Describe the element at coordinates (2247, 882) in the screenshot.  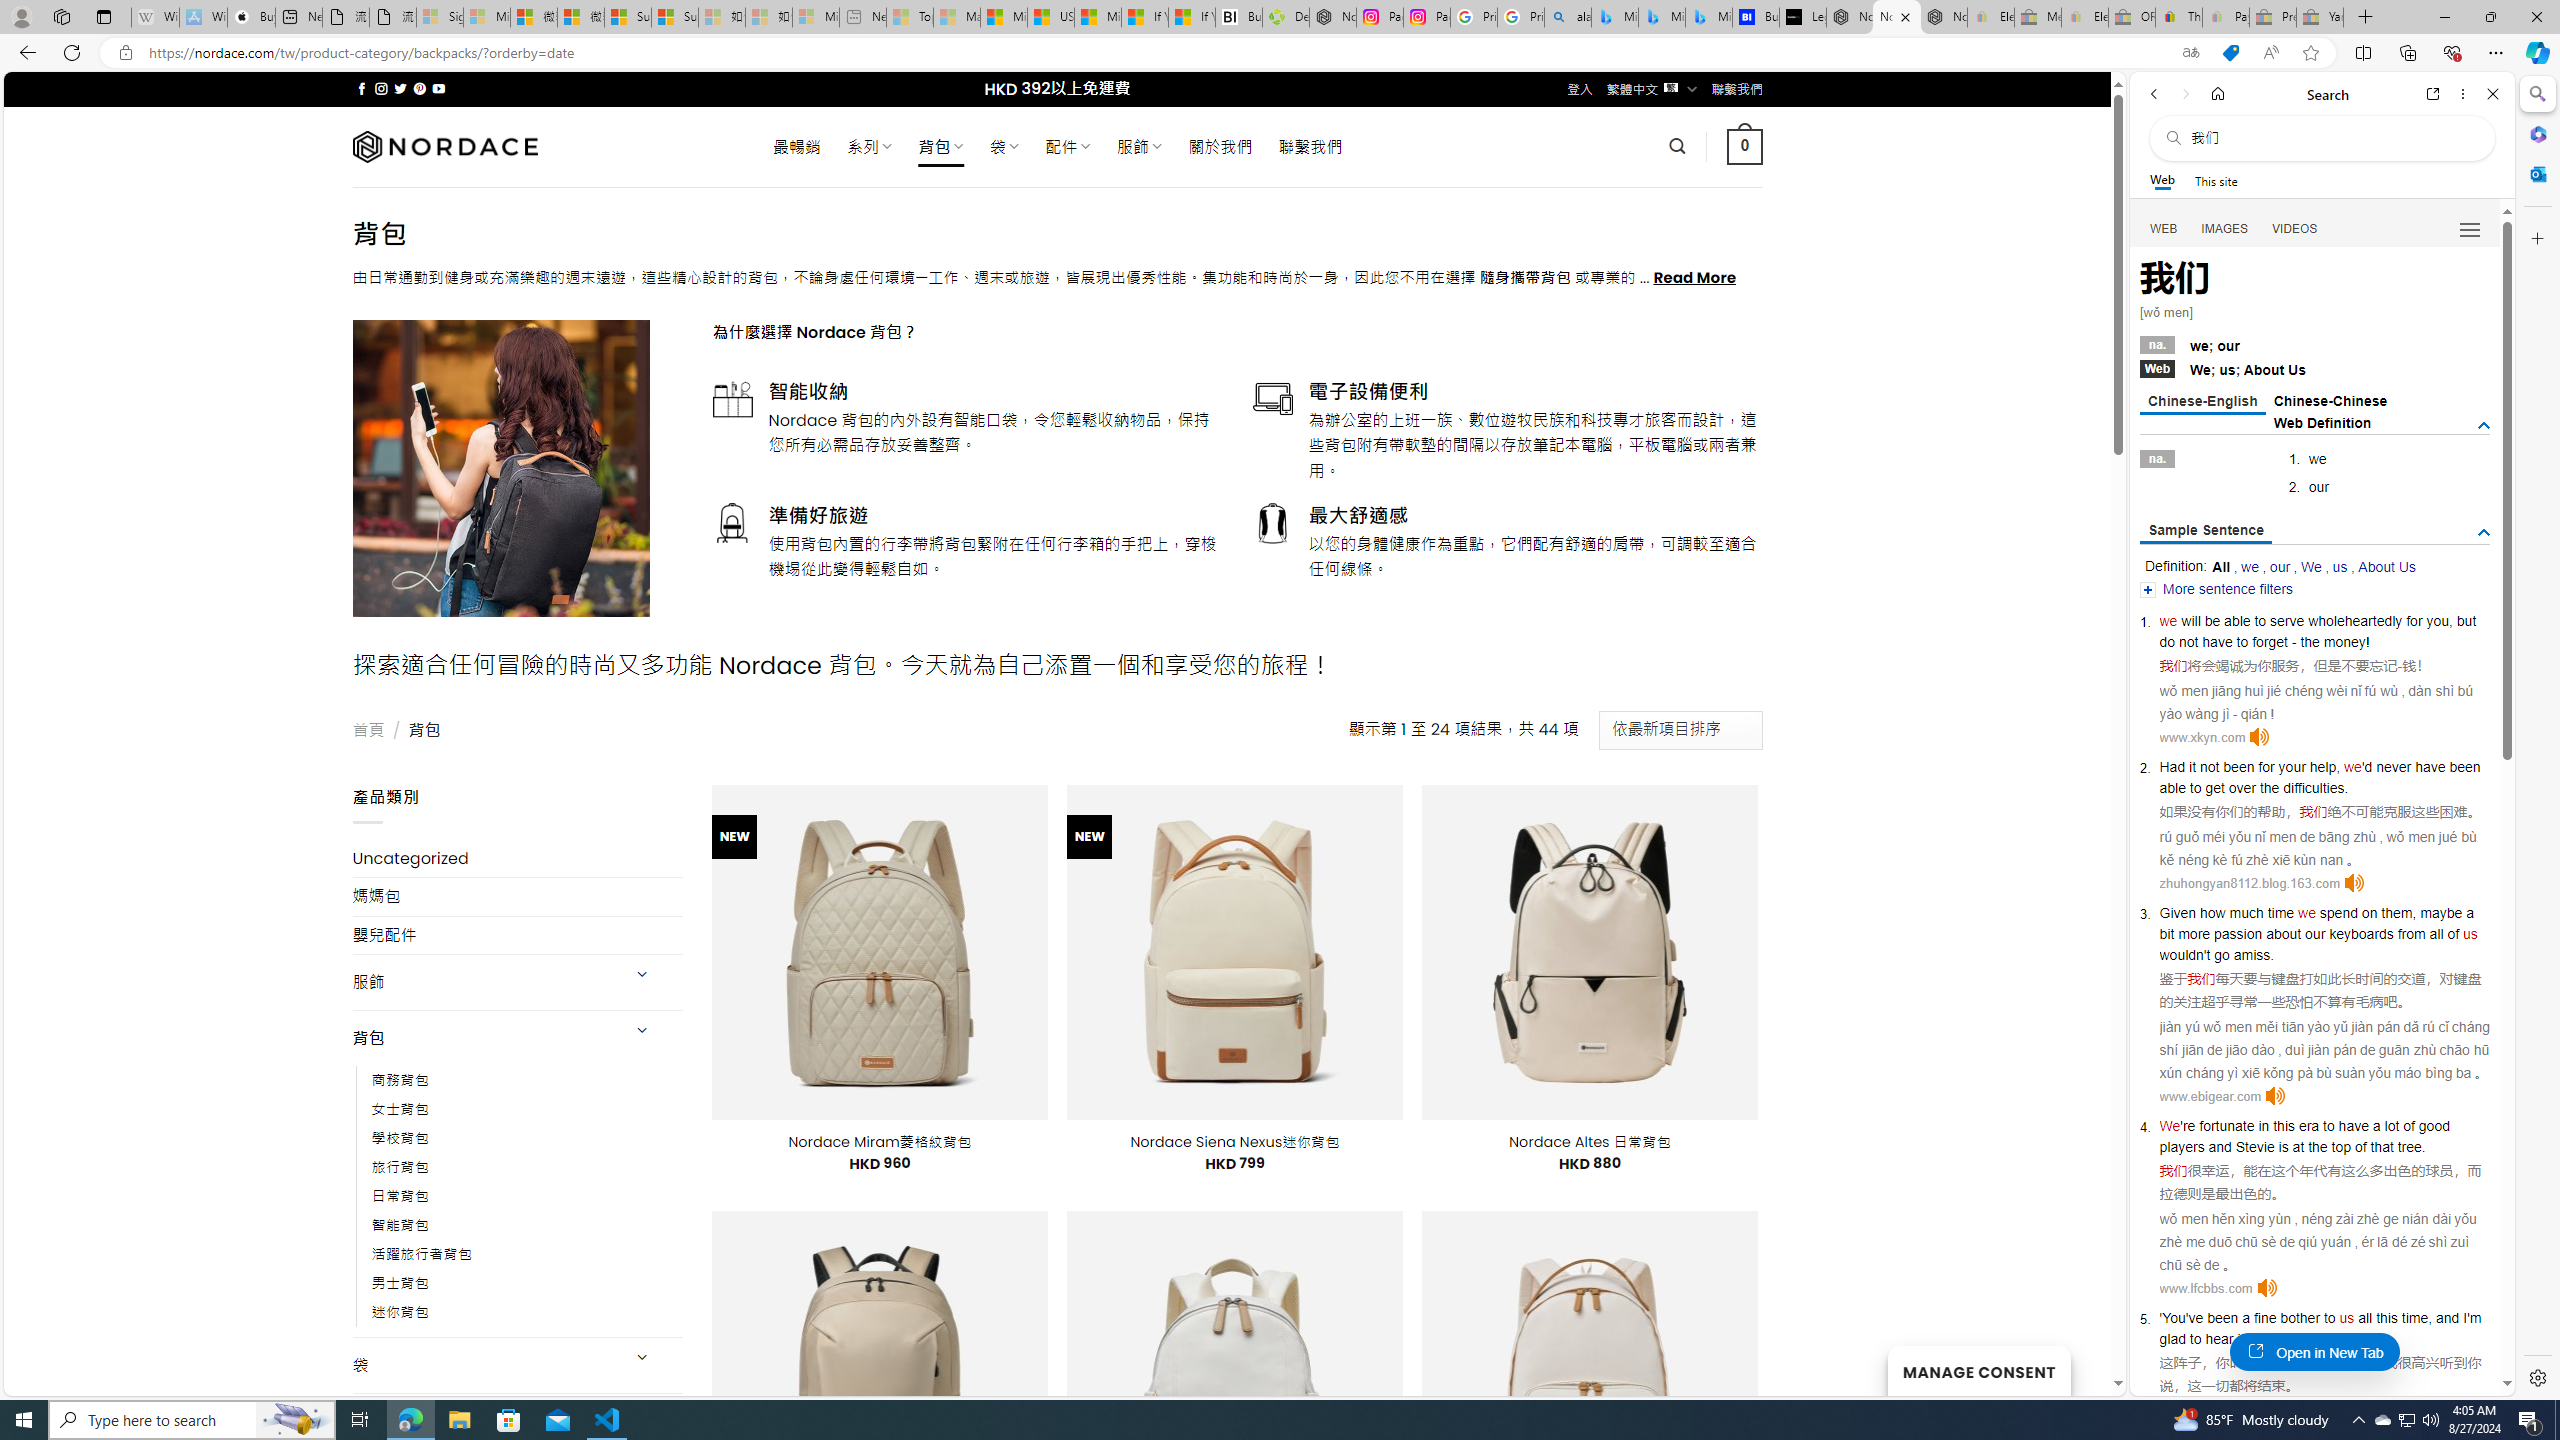
I see `'zhuhongyan8112.blog.163.com'` at that location.